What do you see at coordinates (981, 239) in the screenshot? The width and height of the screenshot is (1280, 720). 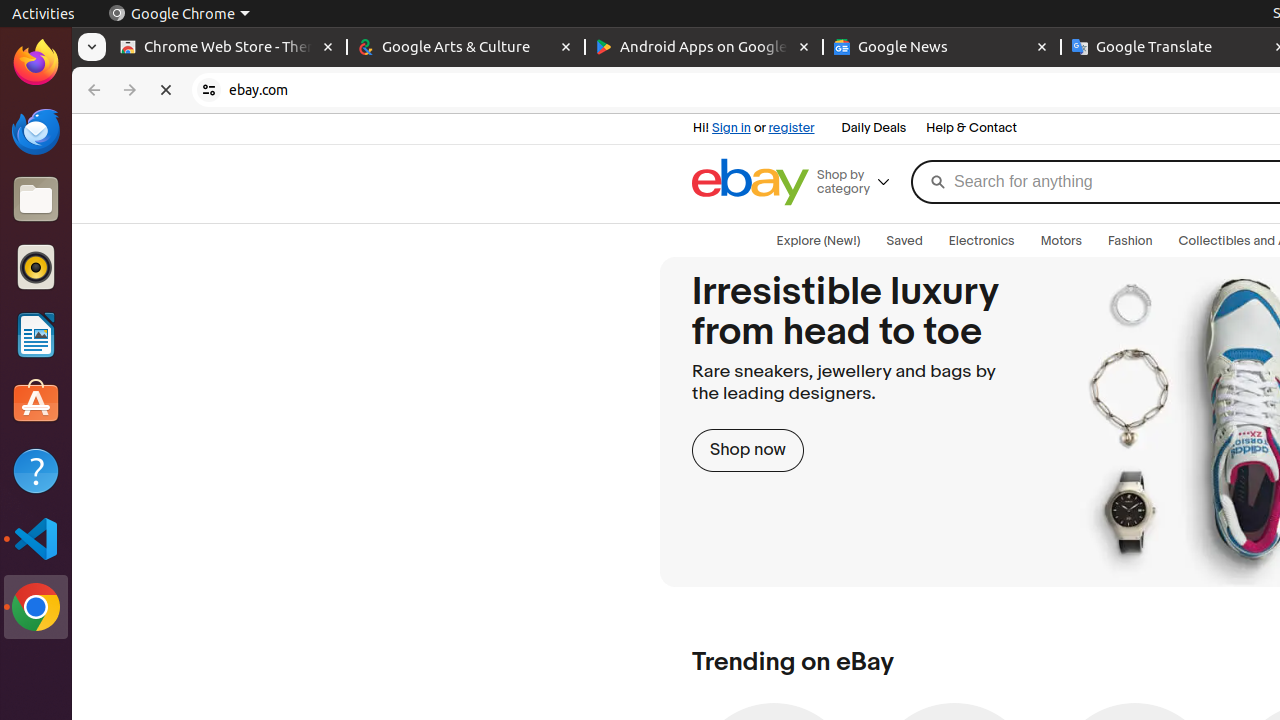 I see `'Electronics'` at bounding box center [981, 239].